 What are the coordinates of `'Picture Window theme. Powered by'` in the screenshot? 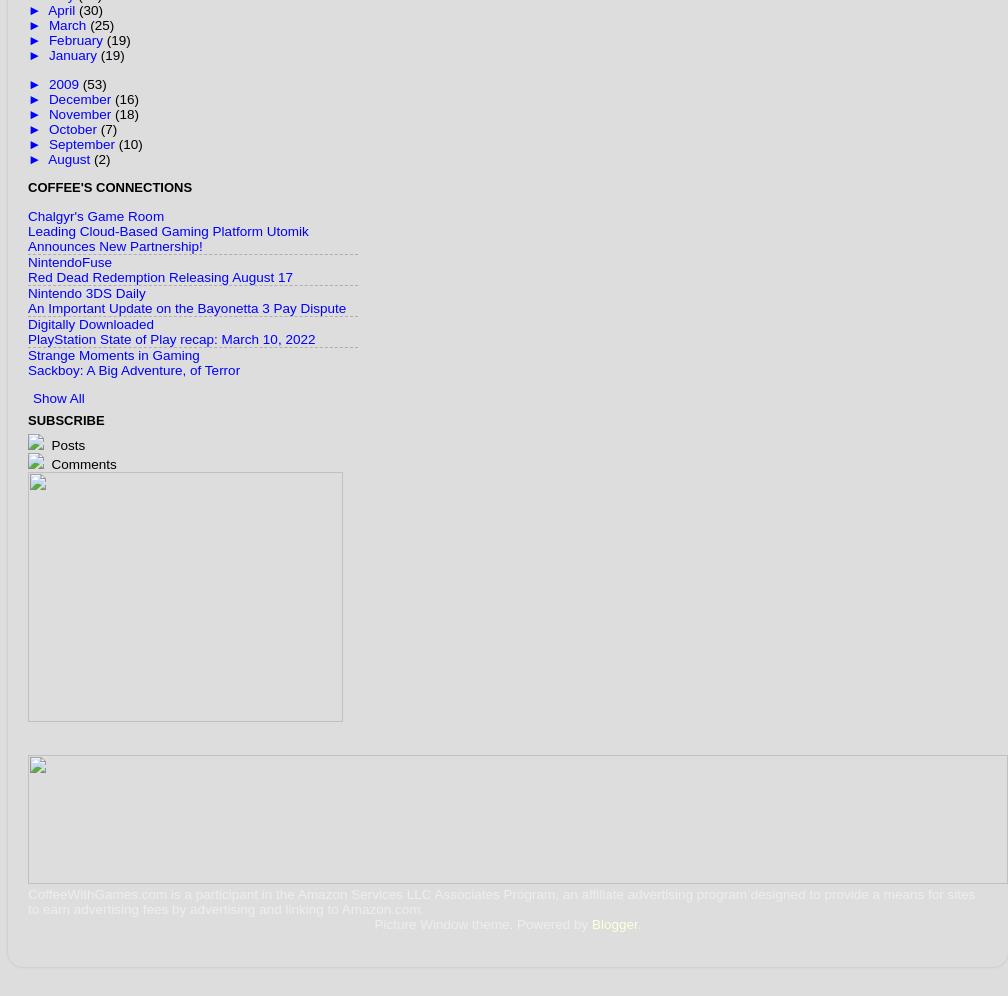 It's located at (483, 924).